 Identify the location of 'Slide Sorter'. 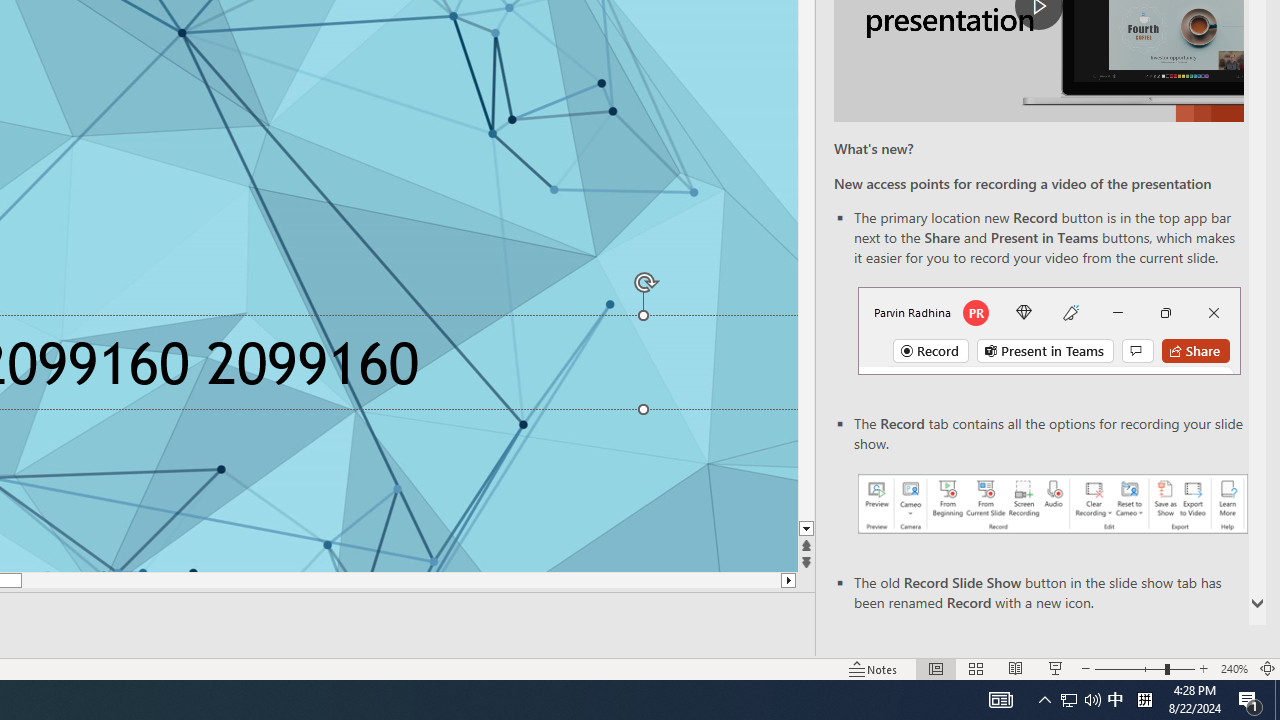
(976, 669).